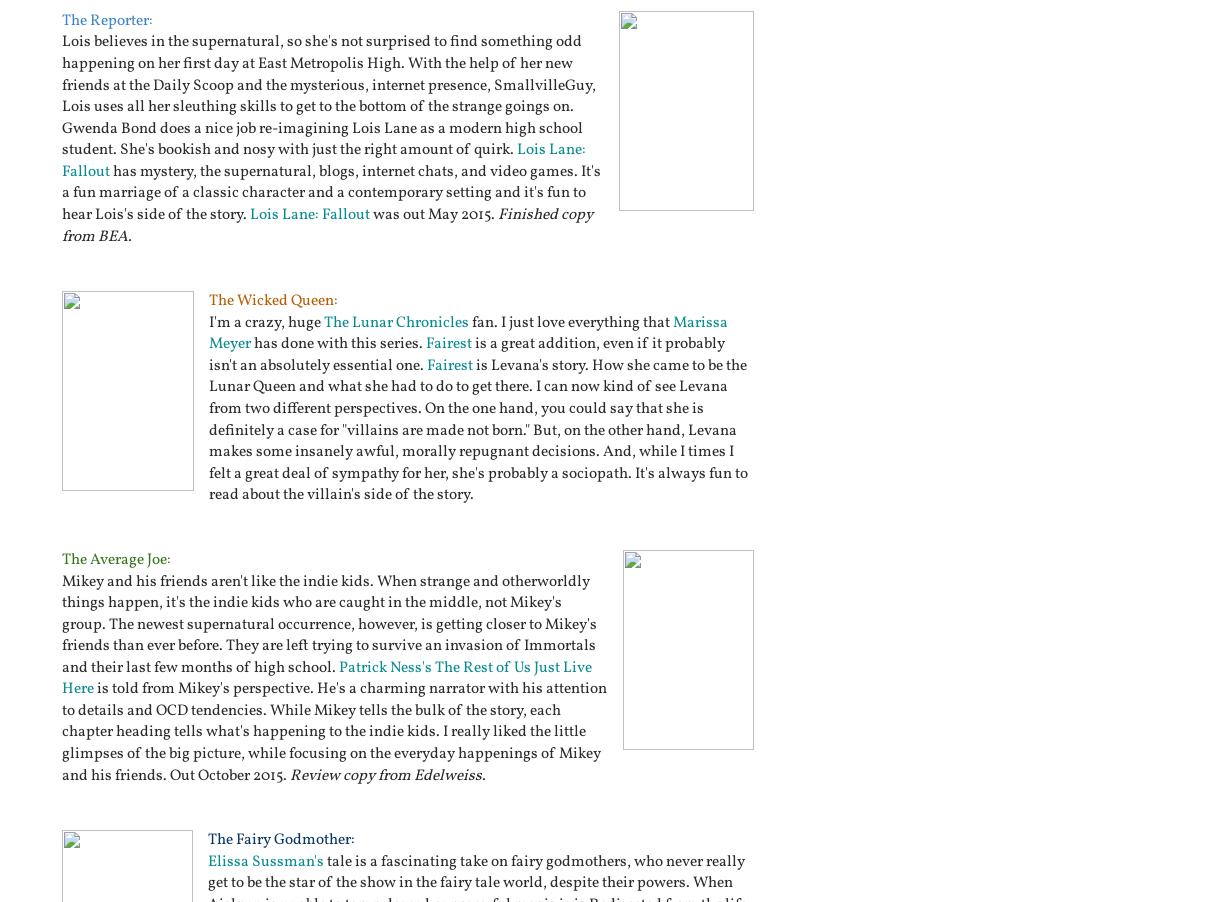 Image resolution: width=1208 pixels, height=902 pixels. I want to click on 'The Fairy Godmother:', so click(281, 840).